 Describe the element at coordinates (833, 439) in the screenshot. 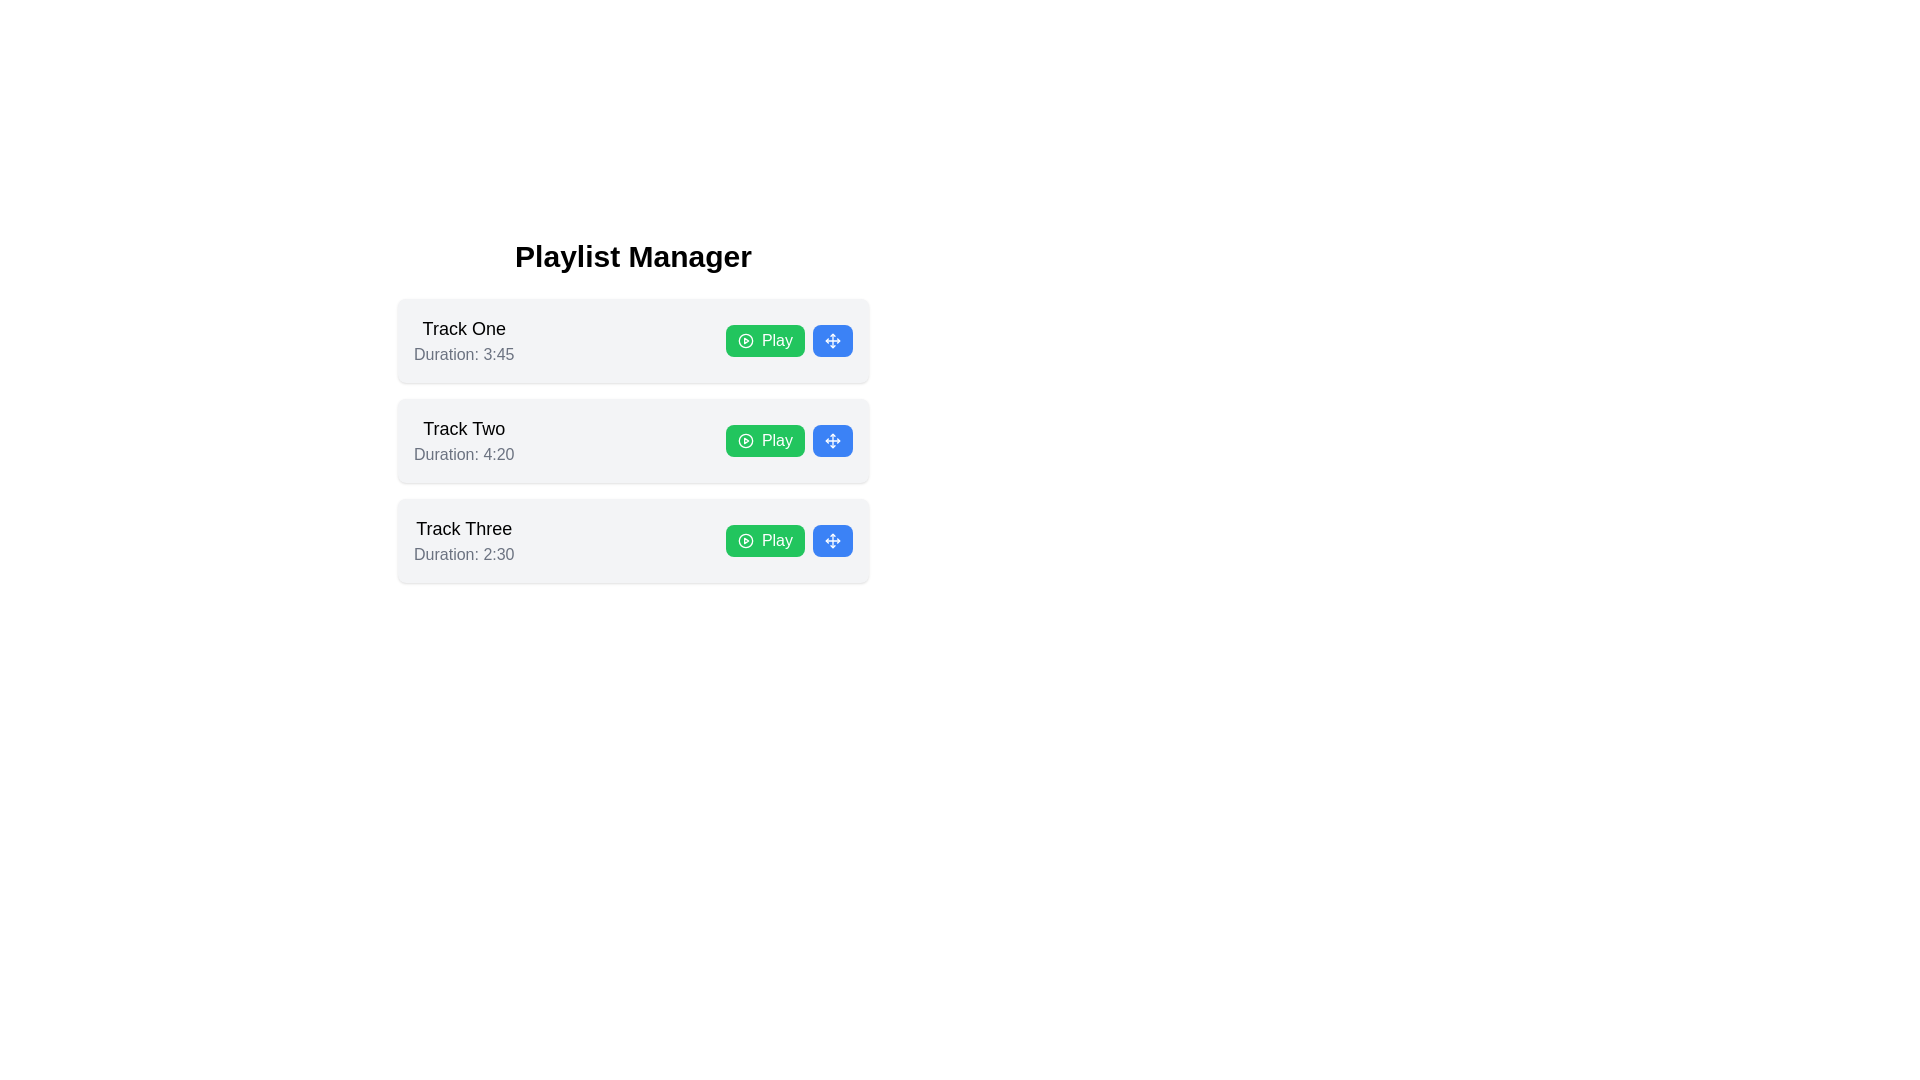

I see `the reordering icon button located beside the 'Play' button for 'Track Two'` at that location.